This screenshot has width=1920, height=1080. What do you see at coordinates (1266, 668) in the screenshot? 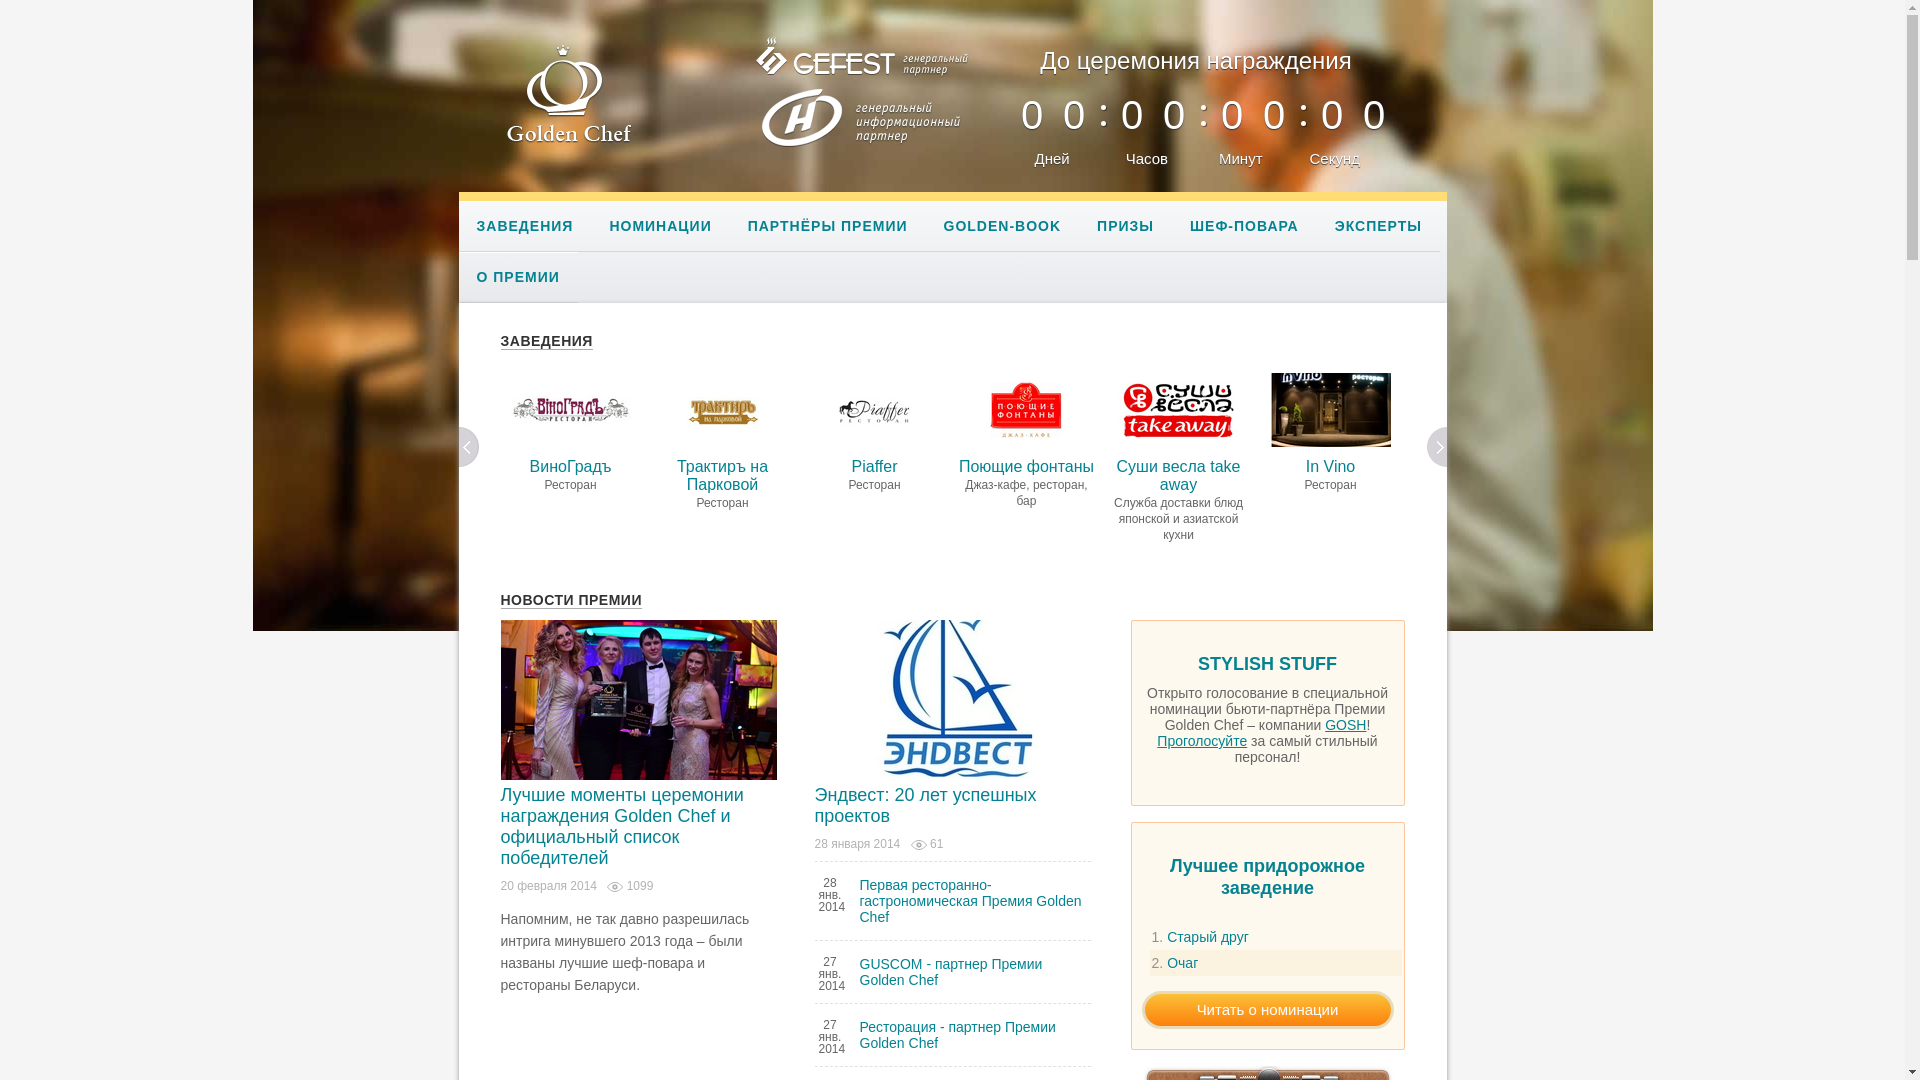
I see `'STYLISH STUFF'` at bounding box center [1266, 668].